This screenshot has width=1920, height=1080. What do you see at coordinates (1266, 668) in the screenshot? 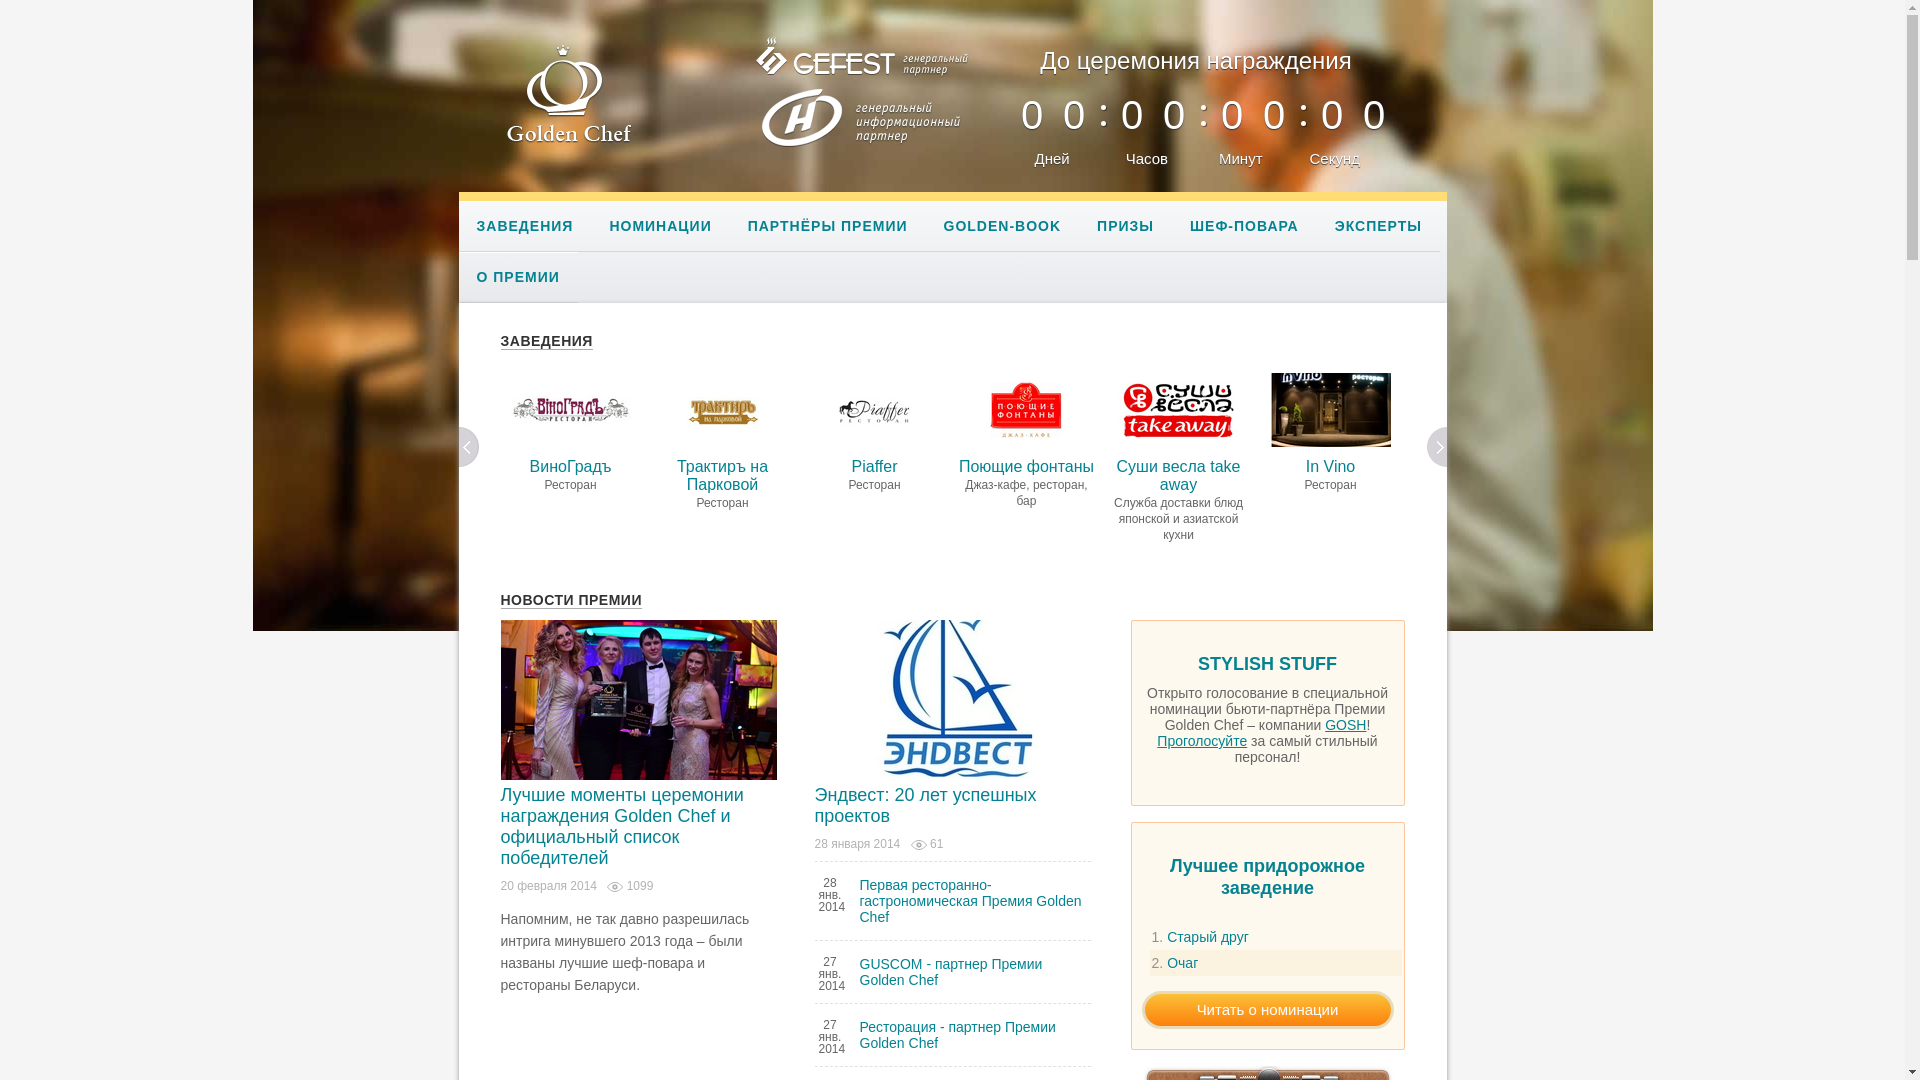
I see `'STYLISH STUFF'` at bounding box center [1266, 668].